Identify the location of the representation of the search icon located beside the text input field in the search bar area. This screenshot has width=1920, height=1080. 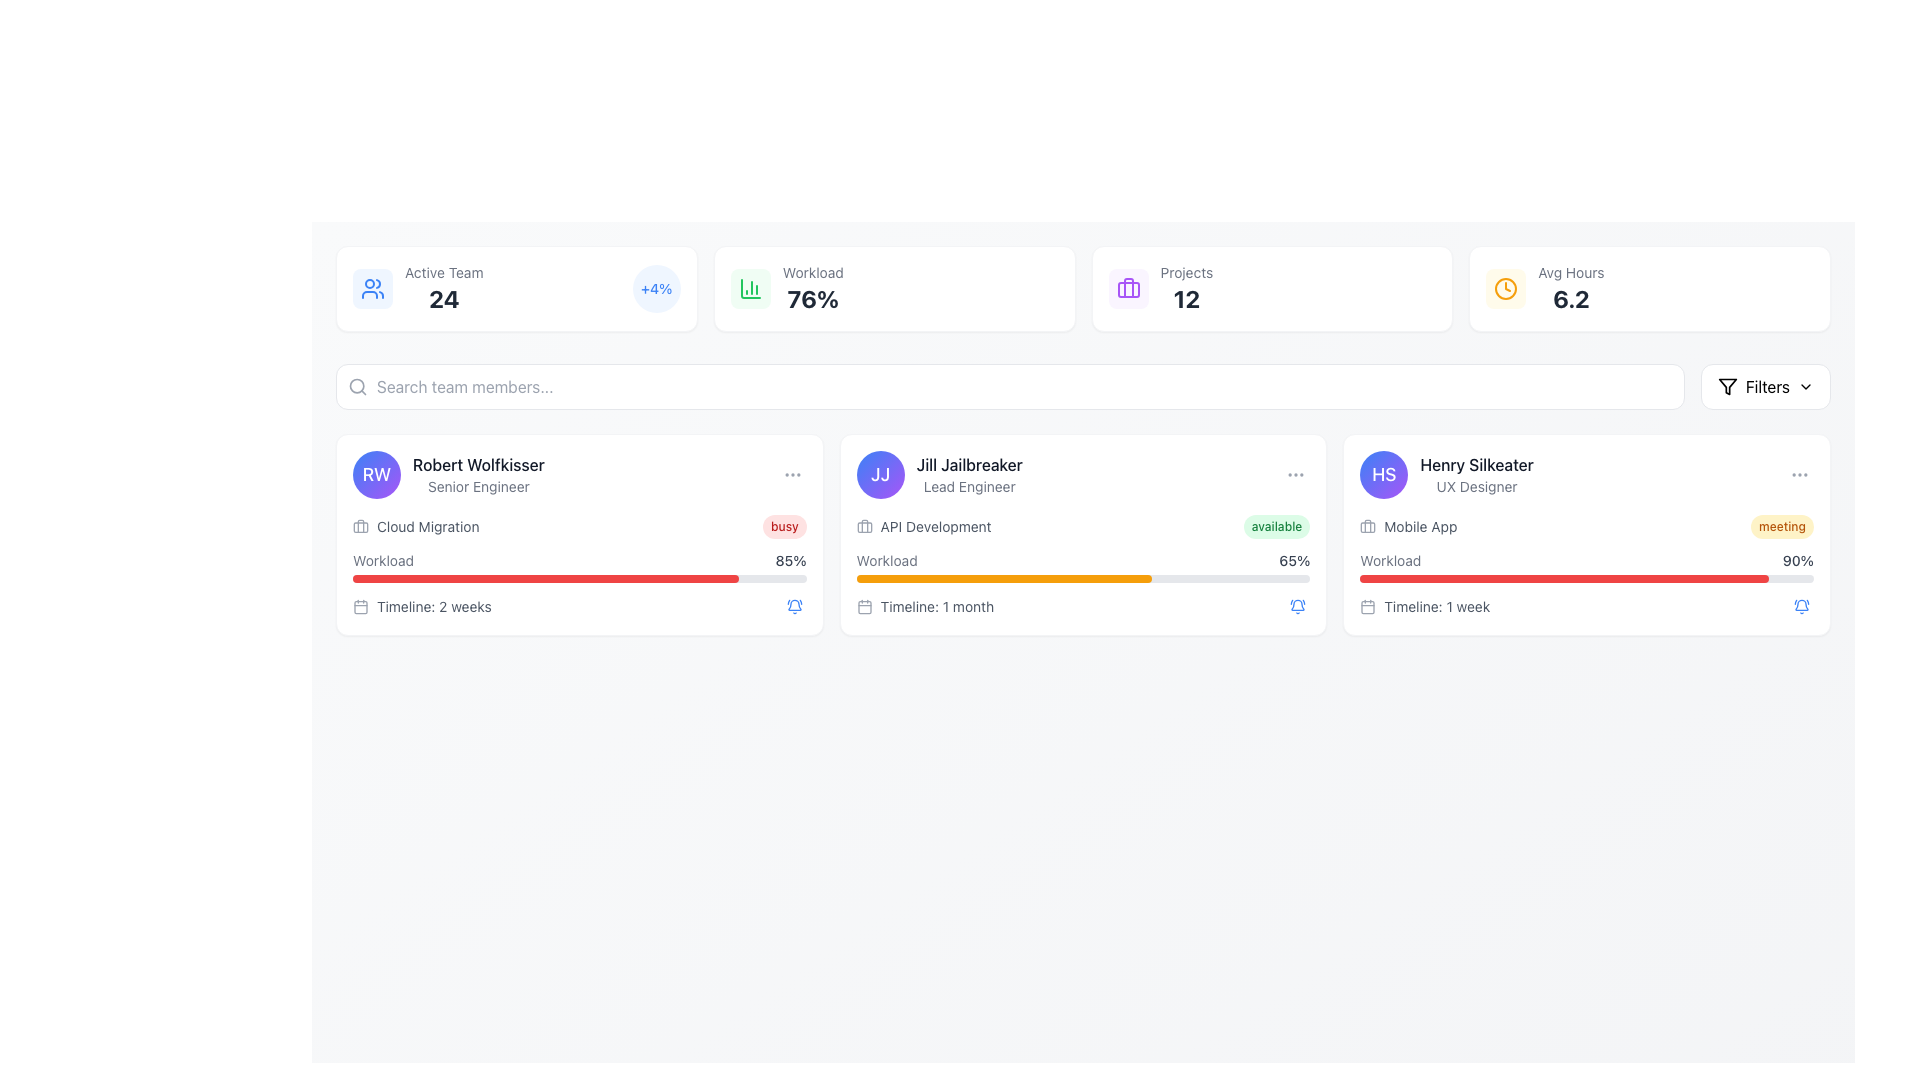
(358, 386).